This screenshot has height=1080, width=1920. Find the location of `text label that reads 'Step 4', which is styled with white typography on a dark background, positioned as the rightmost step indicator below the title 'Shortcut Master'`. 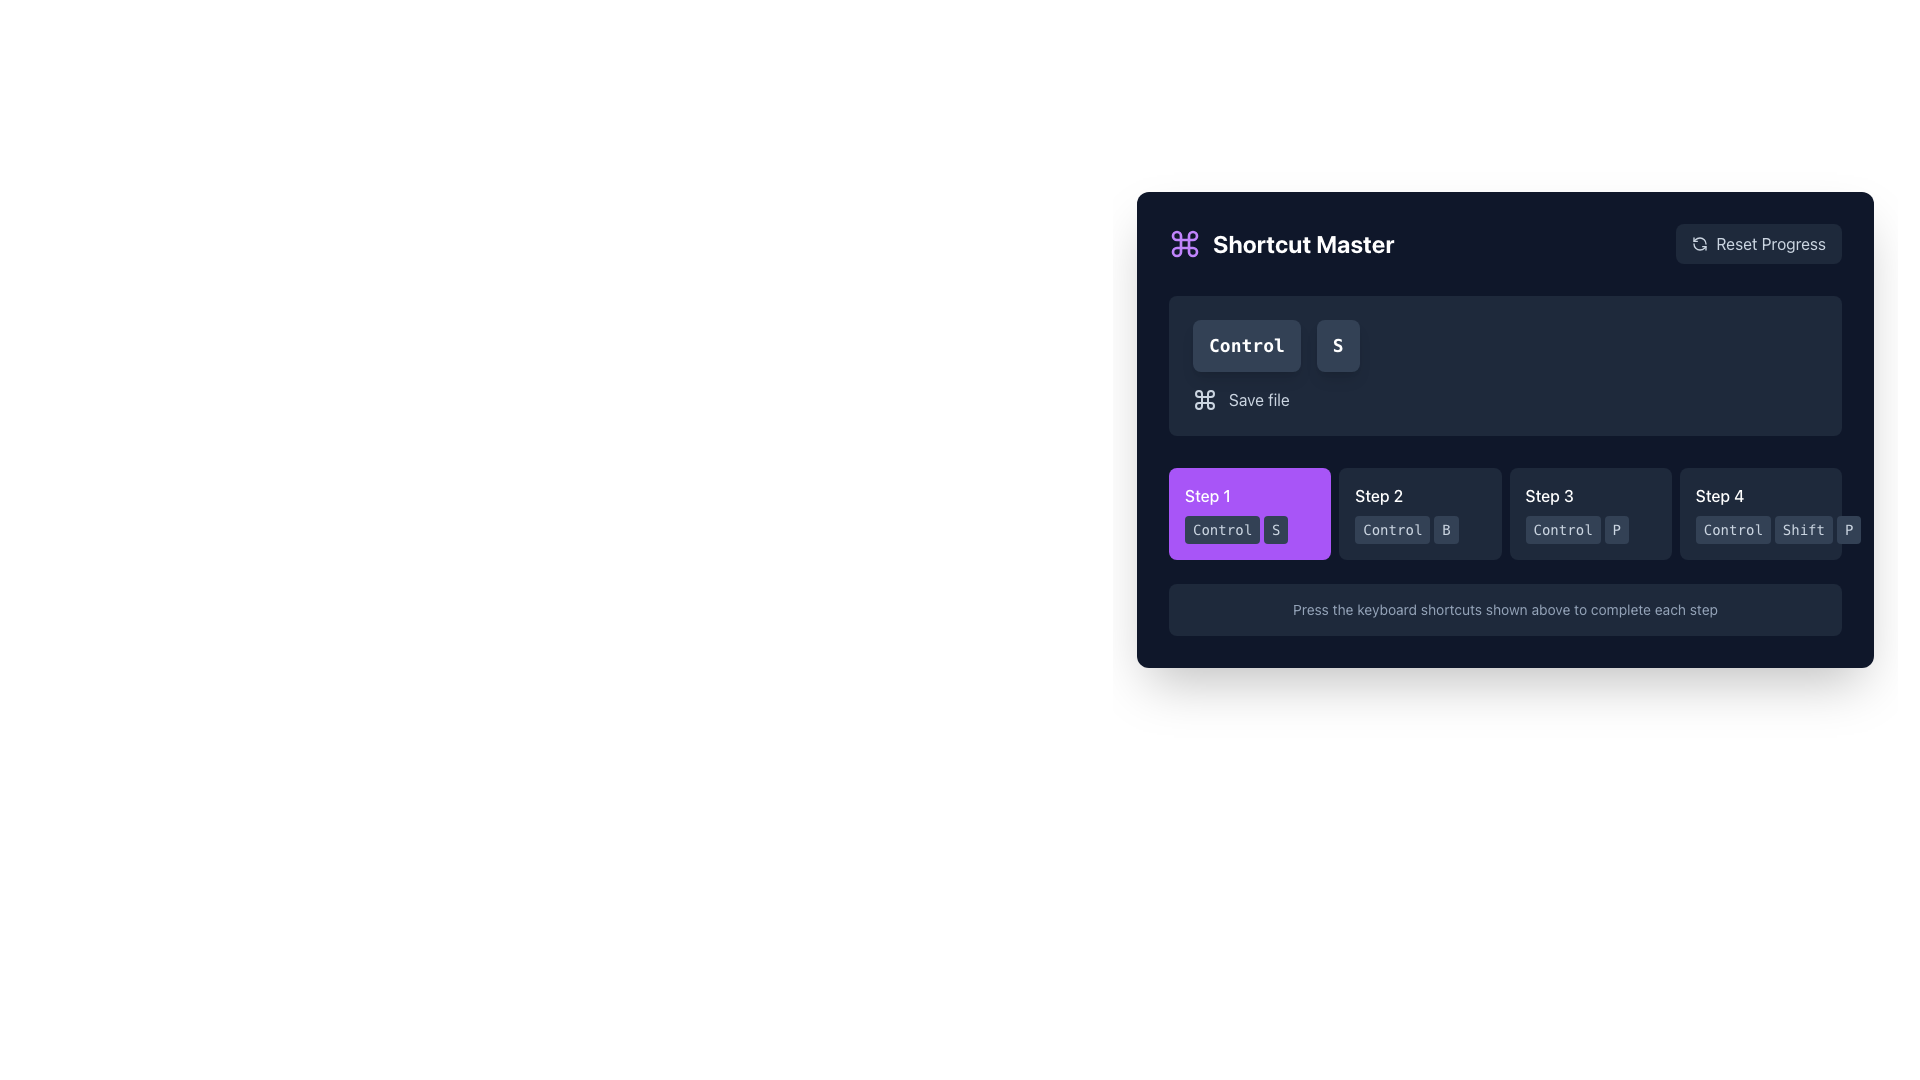

text label that reads 'Step 4', which is styled with white typography on a dark background, positioned as the rightmost step indicator below the title 'Shortcut Master' is located at coordinates (1719, 495).